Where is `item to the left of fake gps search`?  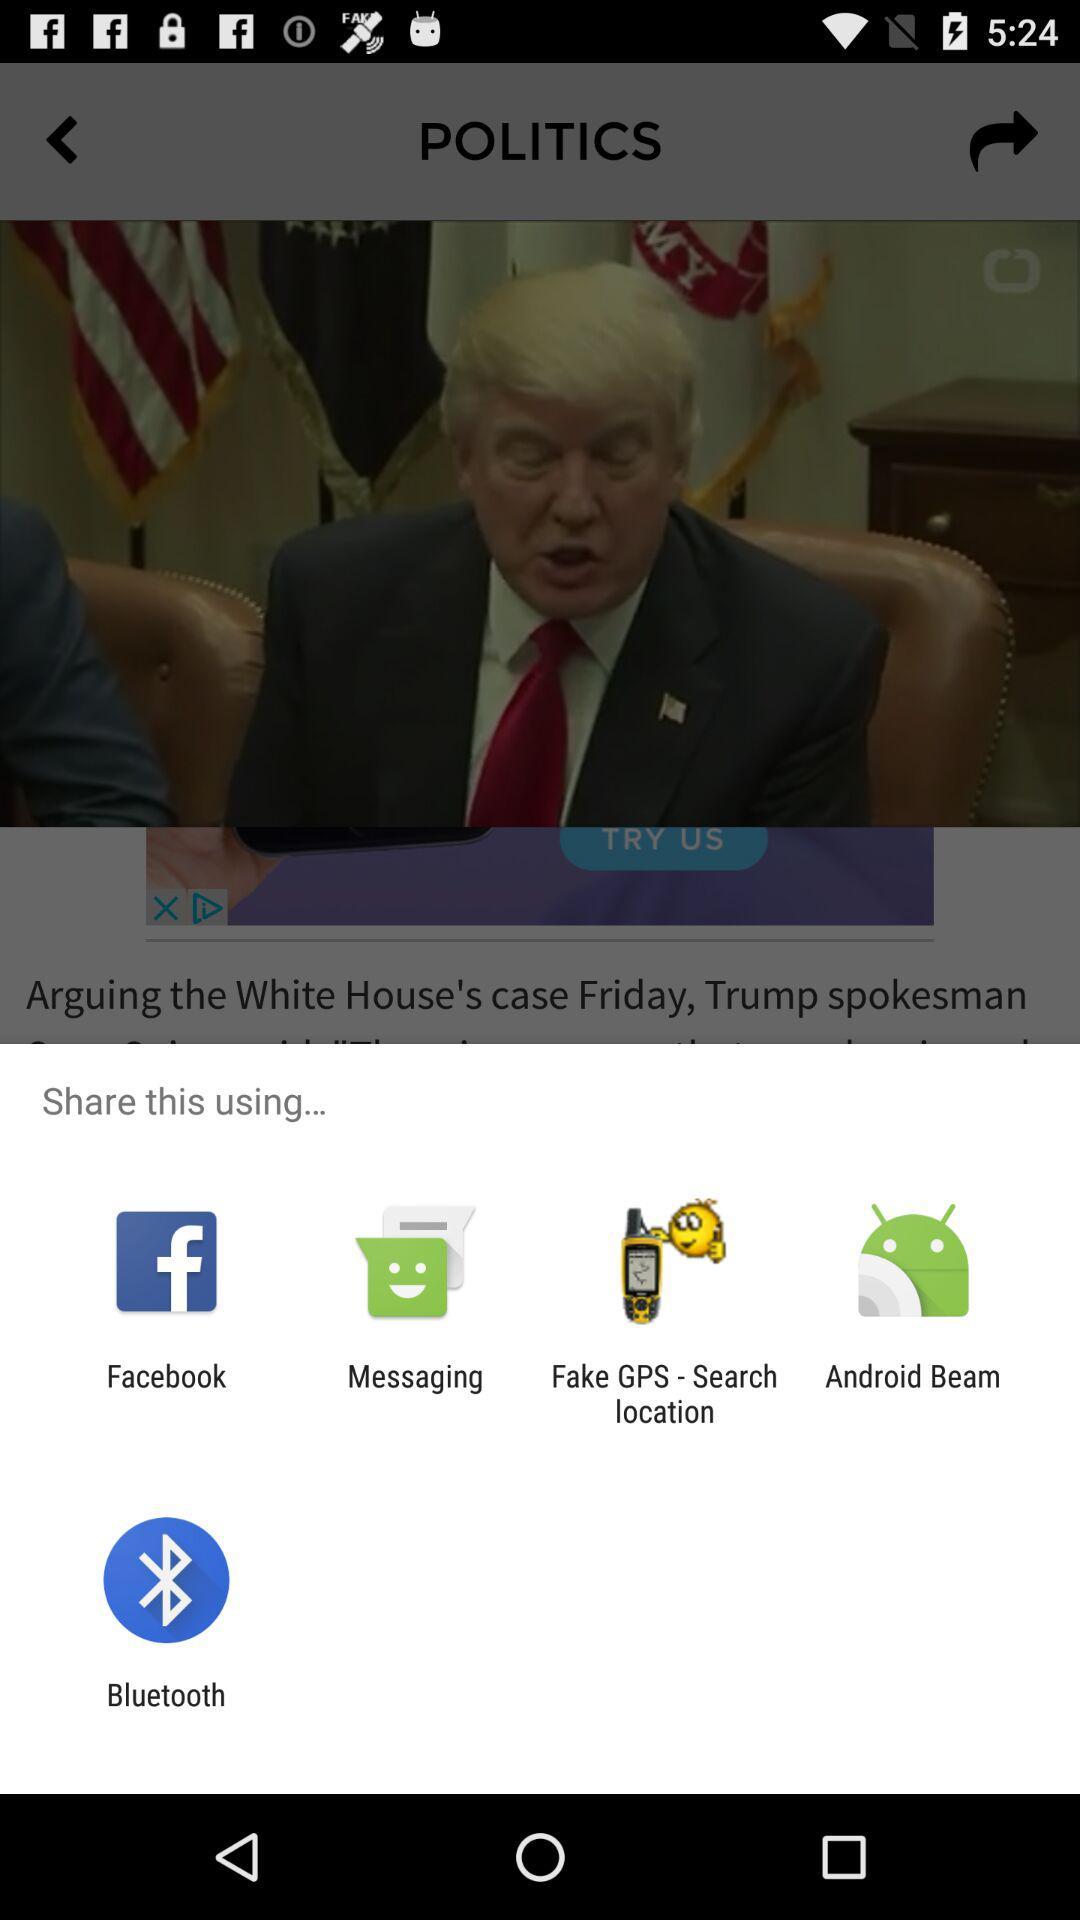
item to the left of fake gps search is located at coordinates (414, 1392).